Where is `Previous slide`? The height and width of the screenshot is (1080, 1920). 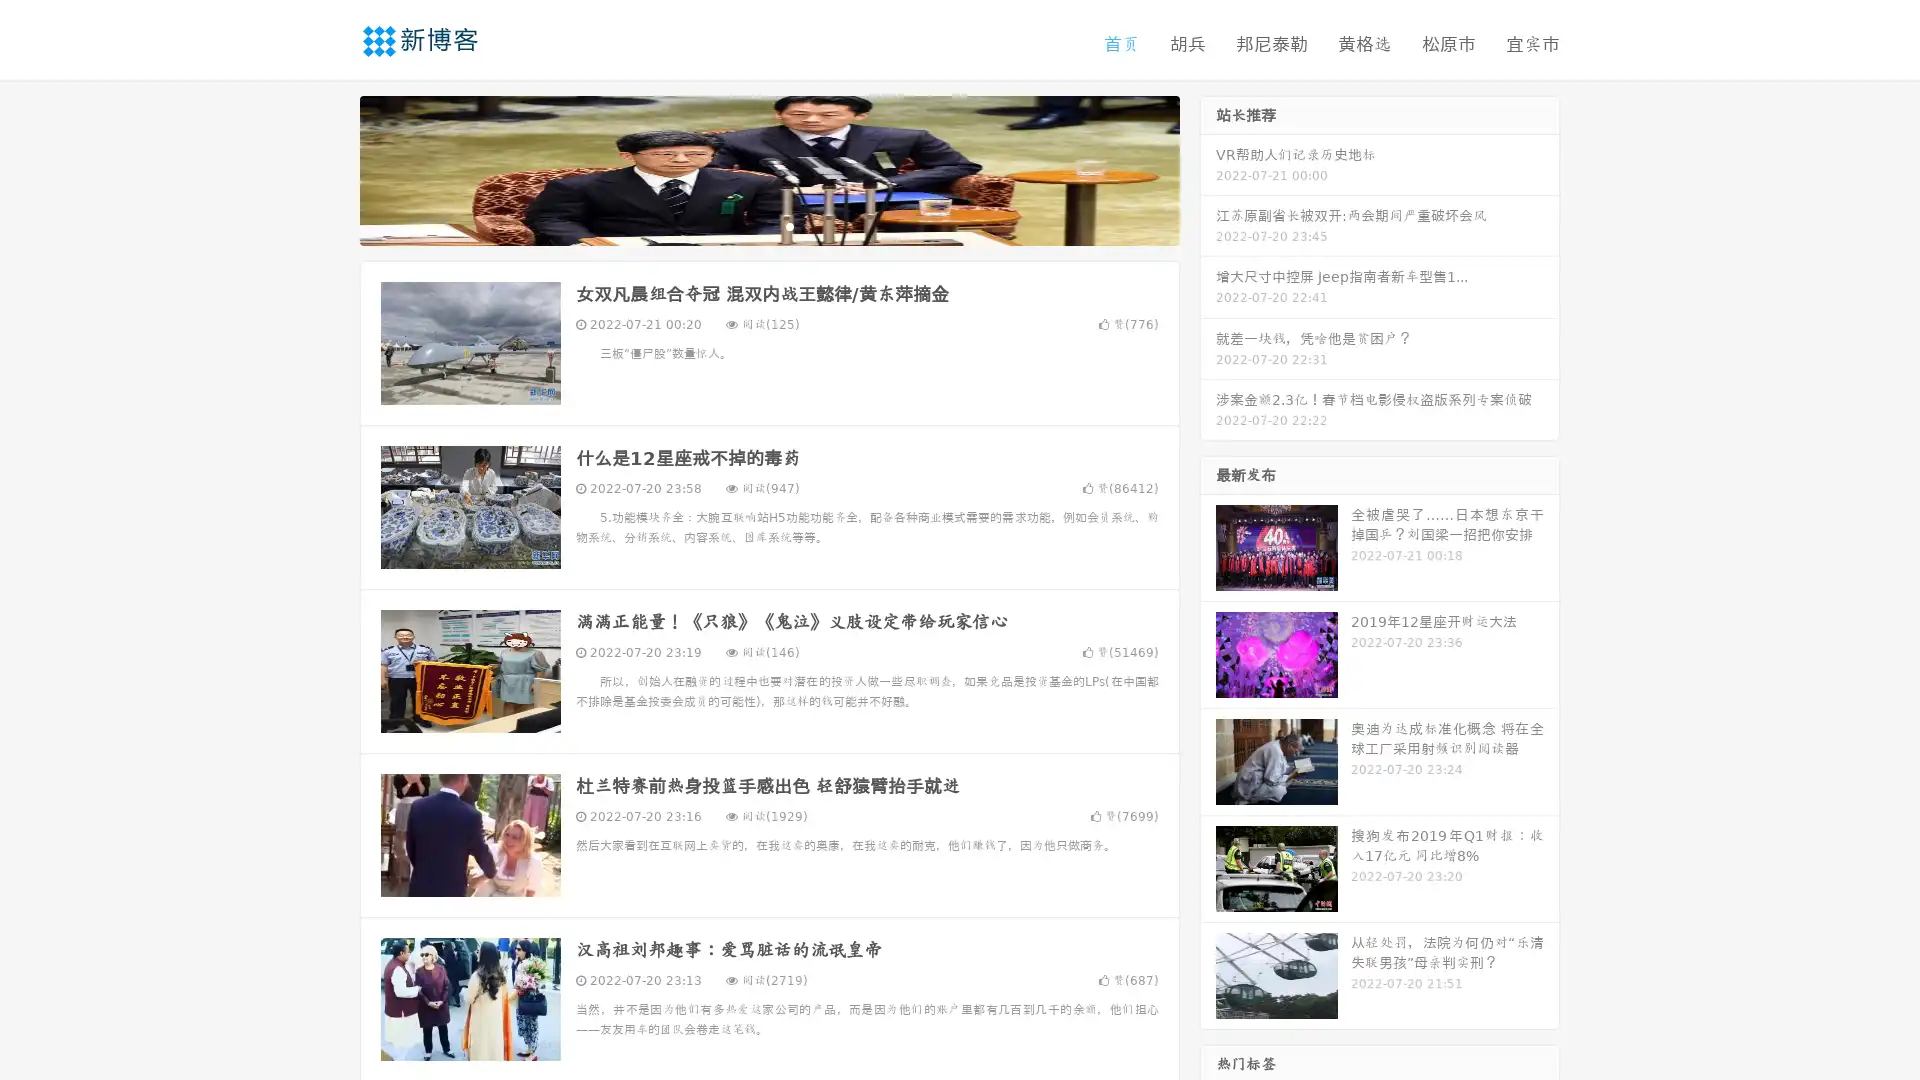
Previous slide is located at coordinates (330, 168).